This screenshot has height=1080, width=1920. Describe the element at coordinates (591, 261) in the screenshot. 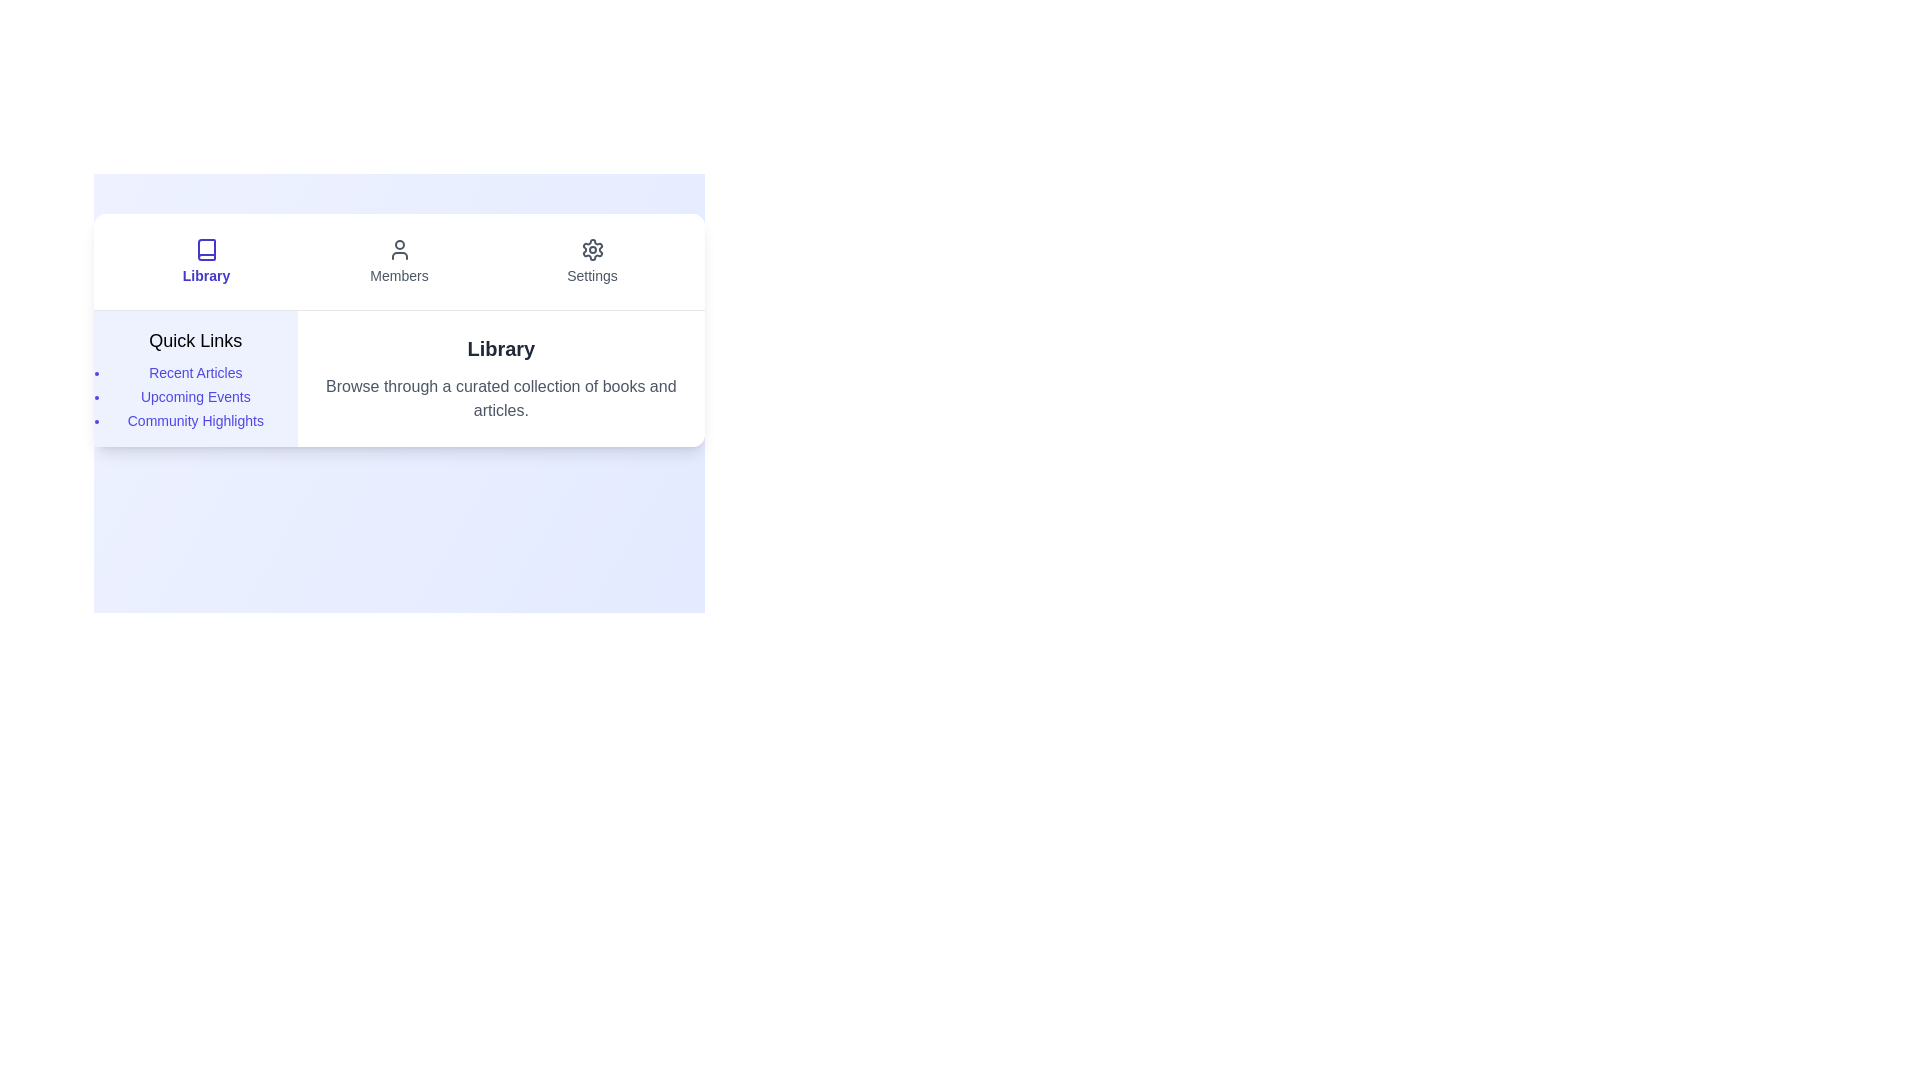

I see `the tab labeled Settings` at that location.